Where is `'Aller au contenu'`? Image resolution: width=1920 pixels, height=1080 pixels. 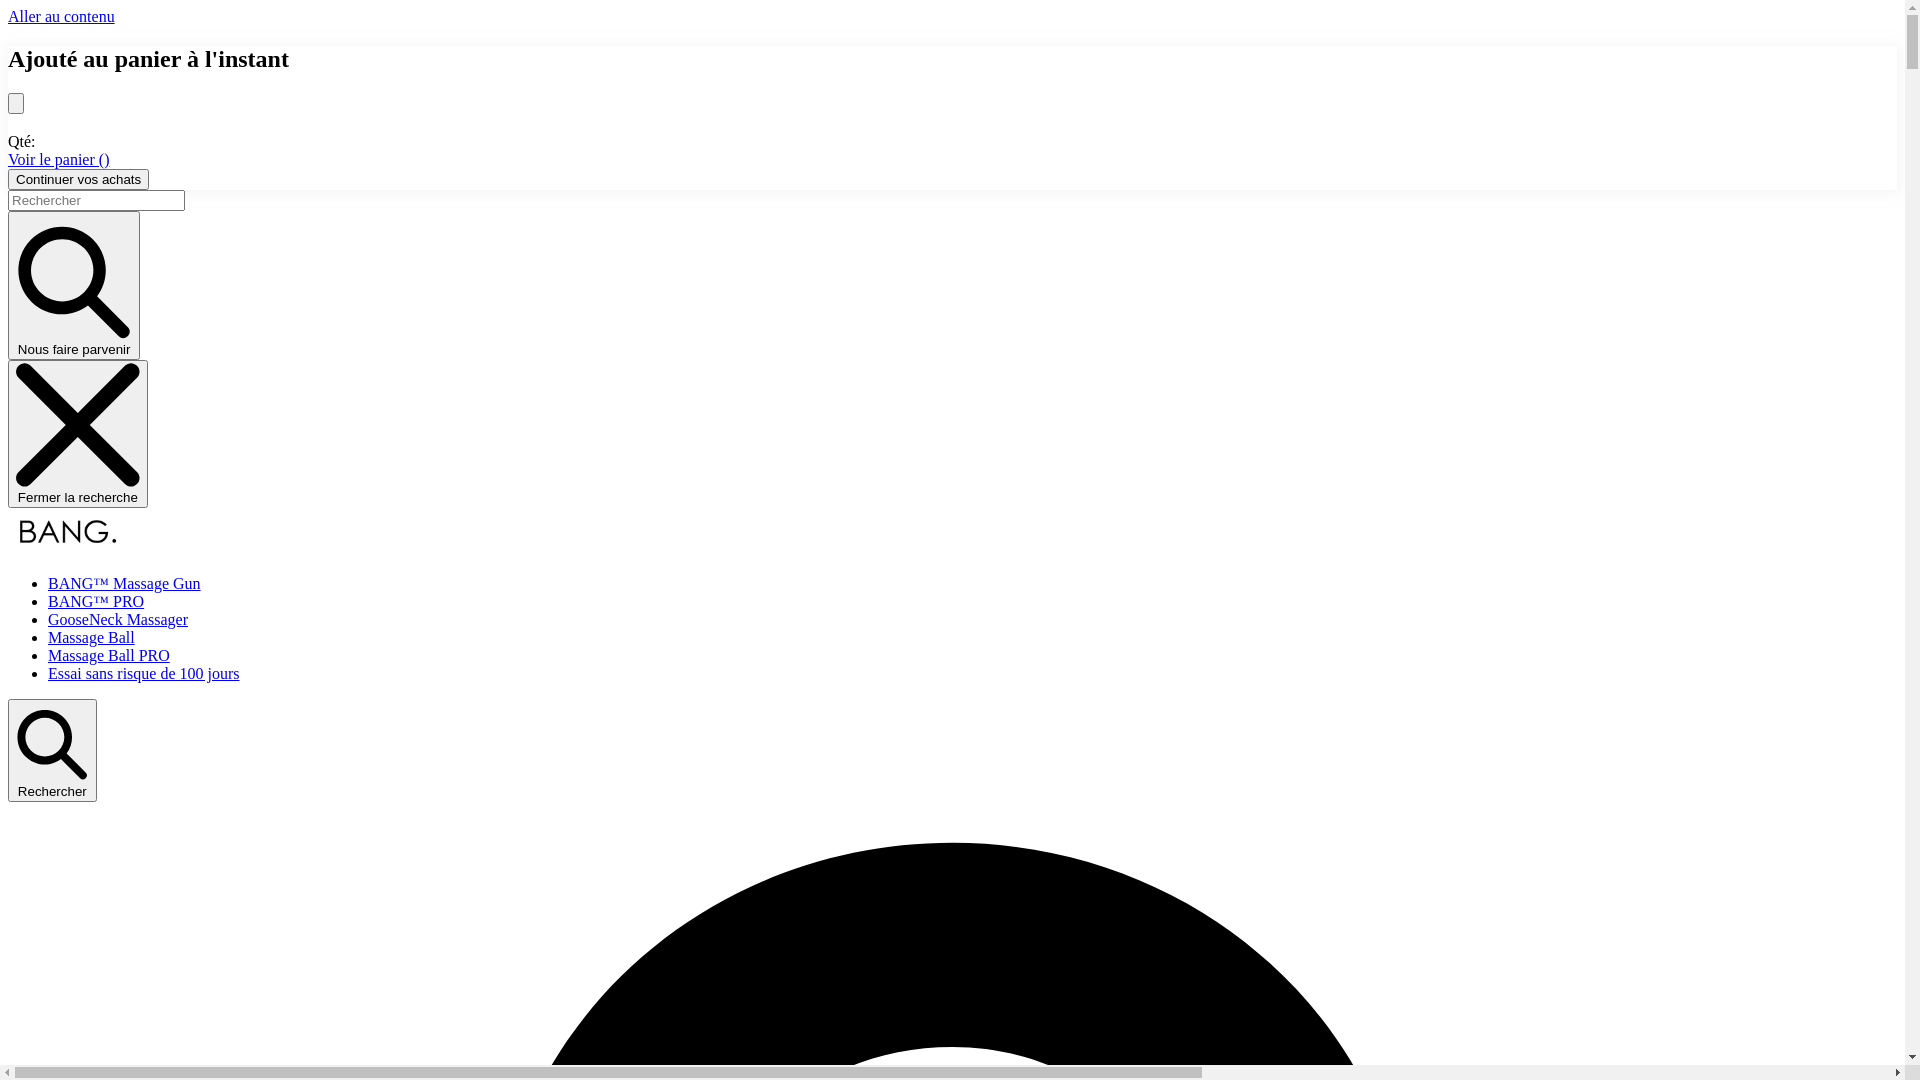
'Aller au contenu' is located at coordinates (61, 16).